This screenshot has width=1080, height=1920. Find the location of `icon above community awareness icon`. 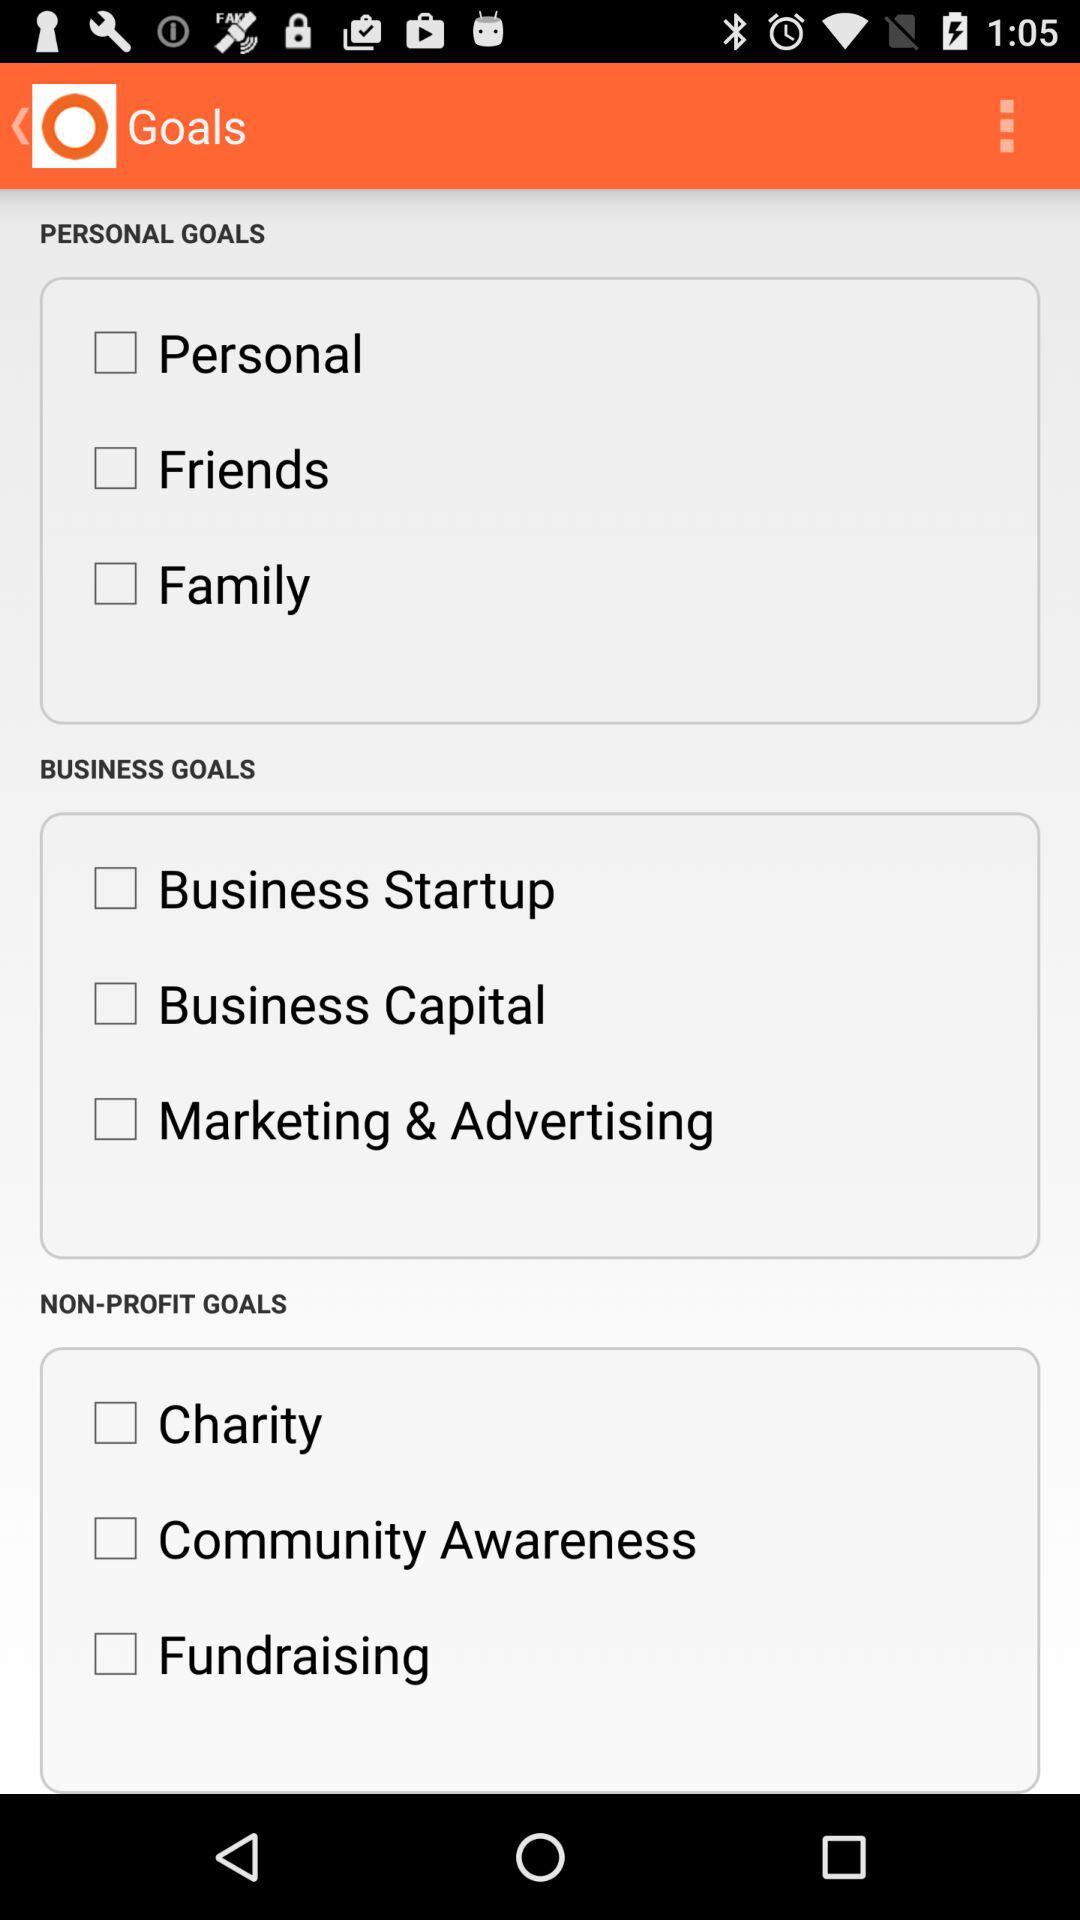

icon above community awareness icon is located at coordinates (197, 1421).